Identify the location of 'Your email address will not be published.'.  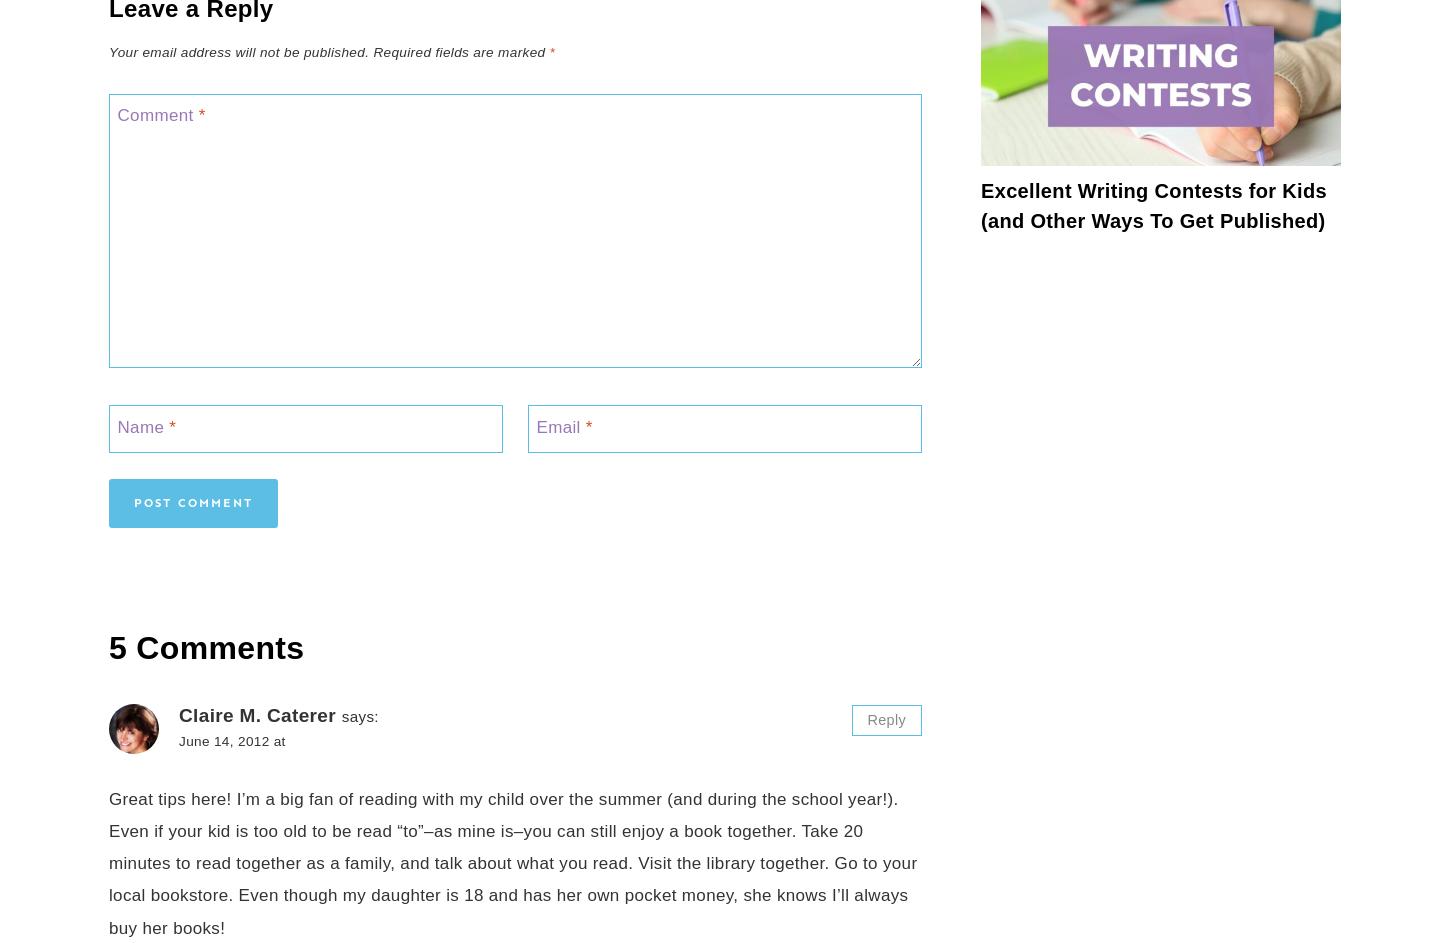
(237, 52).